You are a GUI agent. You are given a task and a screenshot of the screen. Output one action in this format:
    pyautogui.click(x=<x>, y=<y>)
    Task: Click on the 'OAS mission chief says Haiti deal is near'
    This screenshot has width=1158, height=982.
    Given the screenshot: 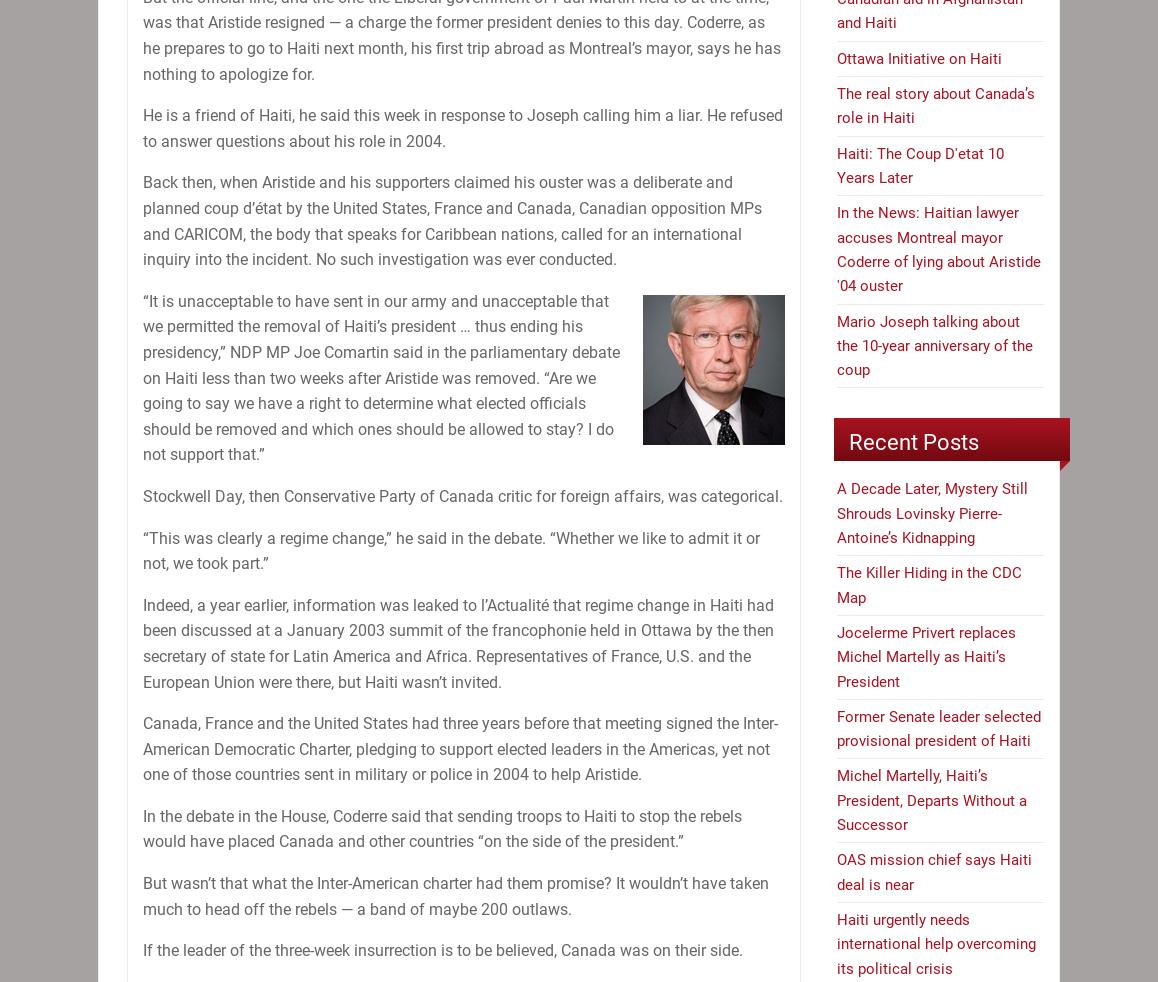 What is the action you would take?
    pyautogui.click(x=836, y=872)
    